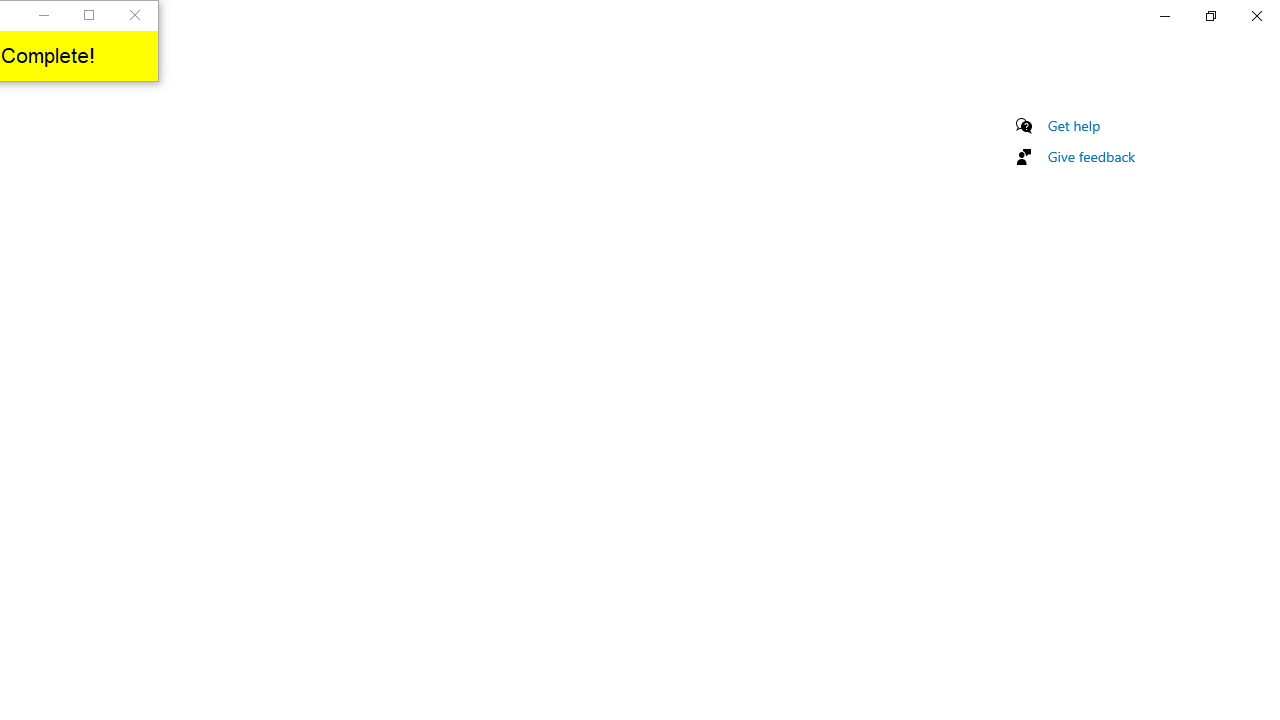 The height and width of the screenshot is (720, 1280). I want to click on 'Get help', so click(1073, 125).